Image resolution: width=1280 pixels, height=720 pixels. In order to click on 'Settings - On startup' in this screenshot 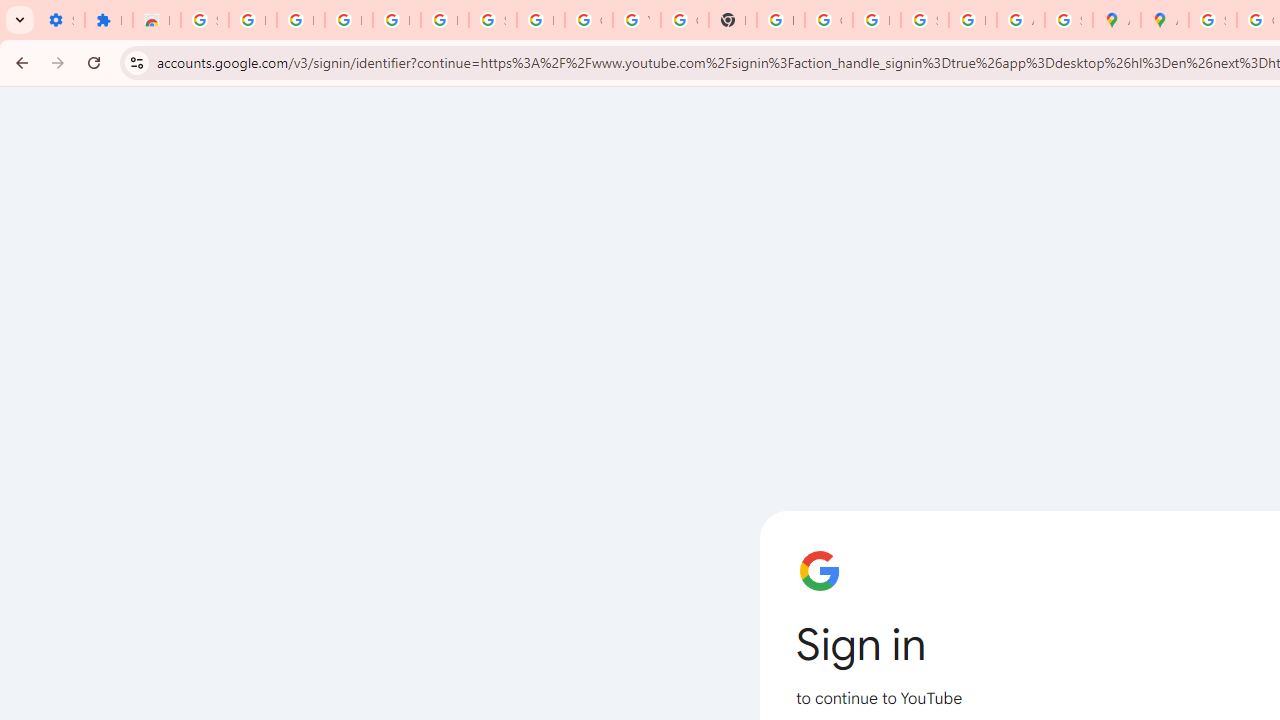, I will do `click(60, 20)`.